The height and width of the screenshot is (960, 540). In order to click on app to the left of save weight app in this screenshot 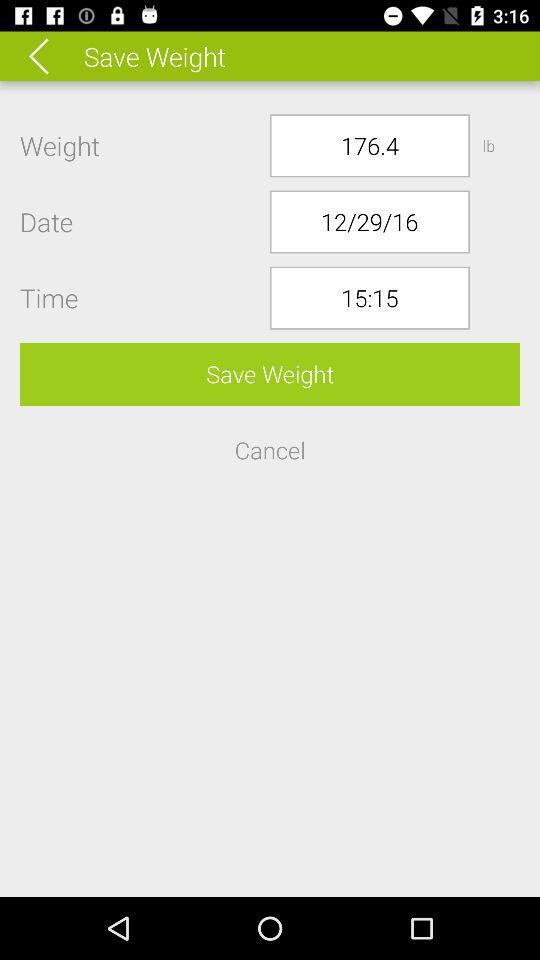, I will do `click(52, 55)`.